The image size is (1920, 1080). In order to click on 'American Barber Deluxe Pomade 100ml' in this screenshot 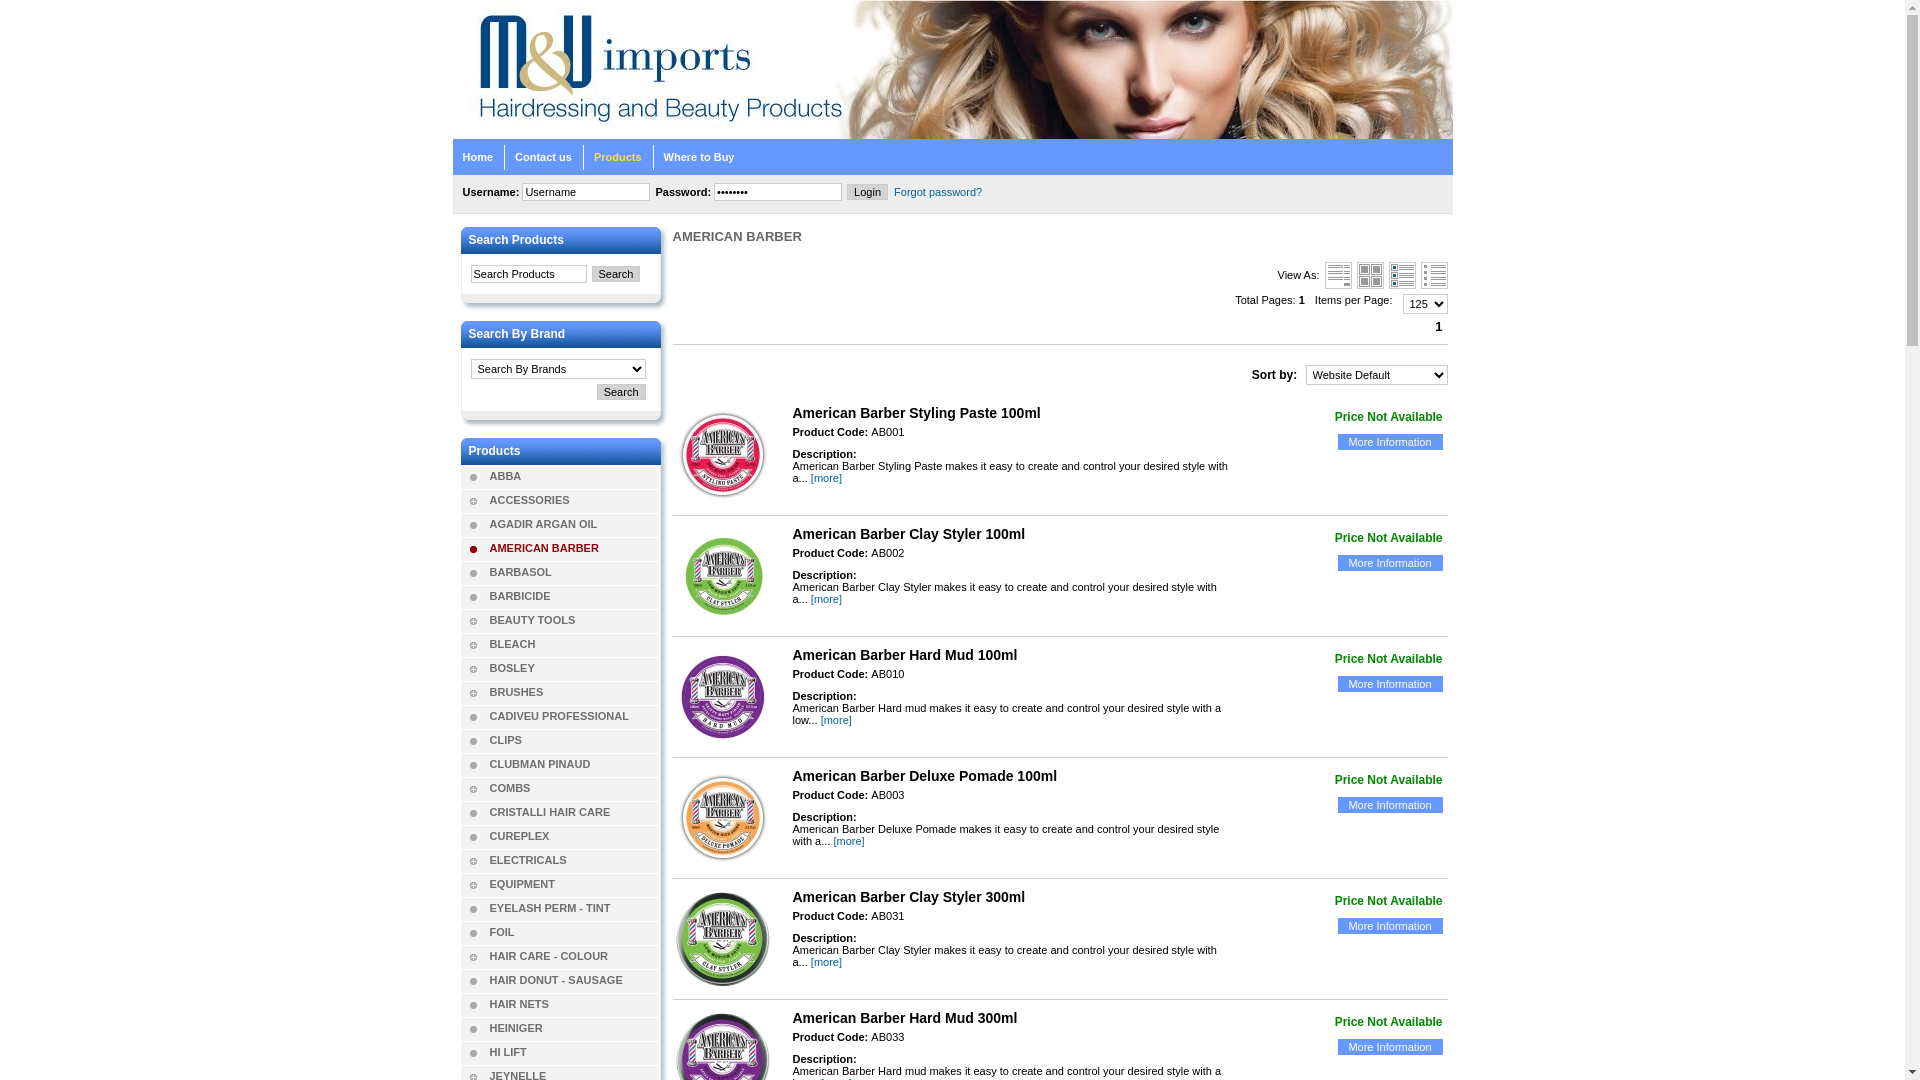, I will do `click(923, 774)`.